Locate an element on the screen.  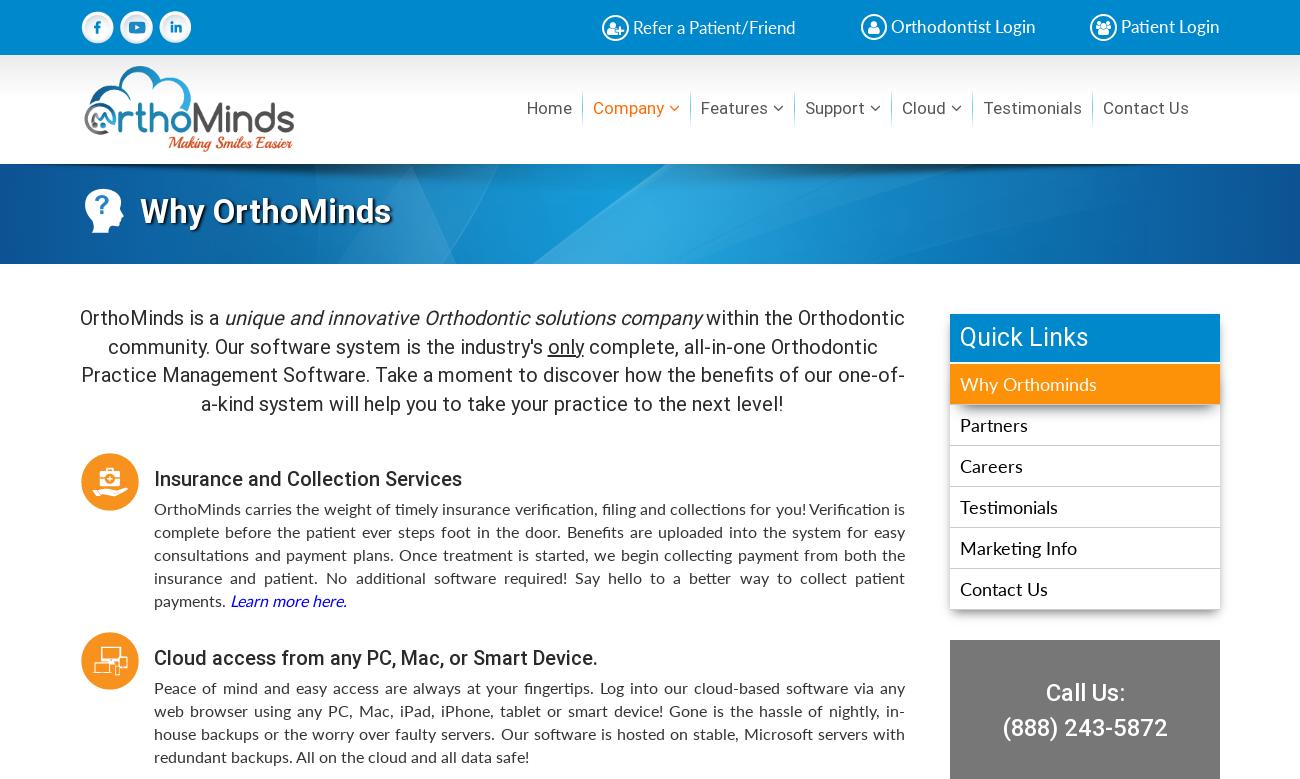
'Cloud' is located at coordinates (924, 106).